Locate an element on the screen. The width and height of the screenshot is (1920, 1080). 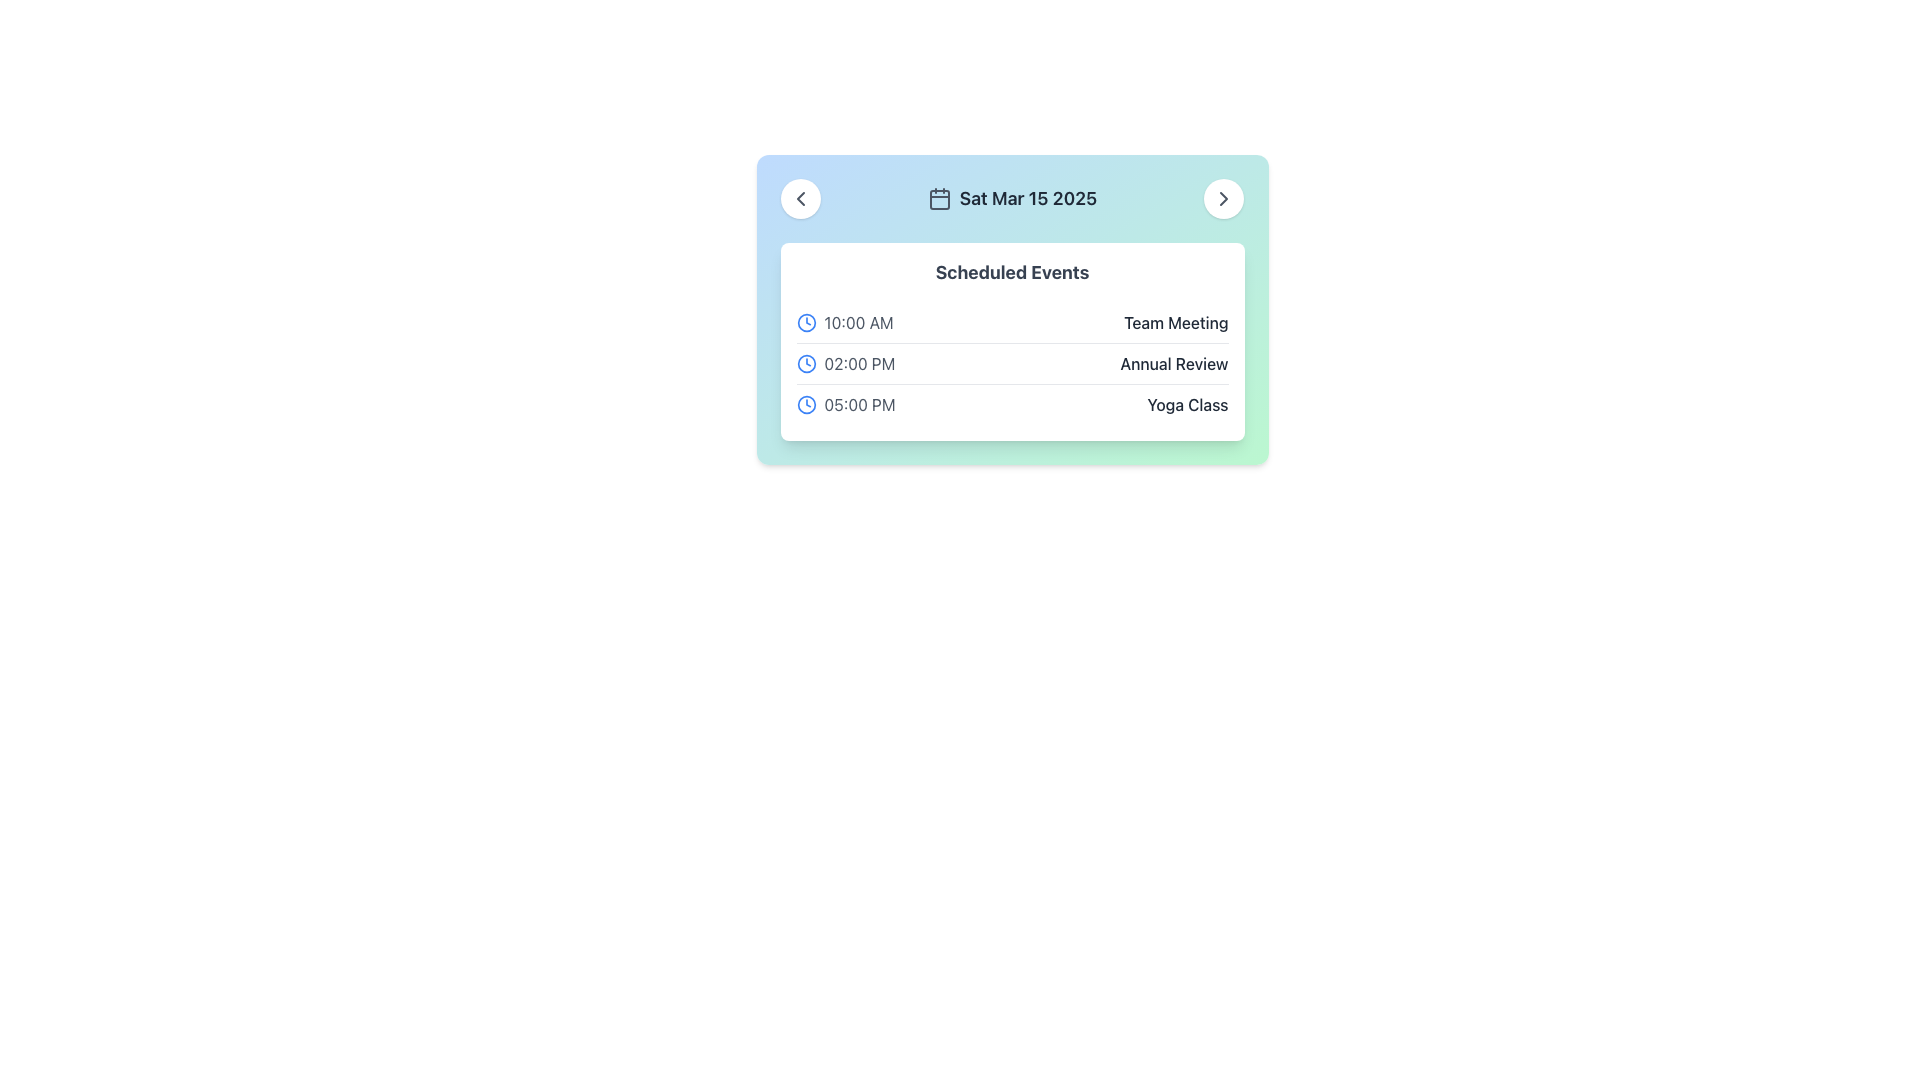
the 'chevron-left' style arrow icon which indicates a navigation option for moving to a previous date or section in a calendar or timeline interface is located at coordinates (800, 199).